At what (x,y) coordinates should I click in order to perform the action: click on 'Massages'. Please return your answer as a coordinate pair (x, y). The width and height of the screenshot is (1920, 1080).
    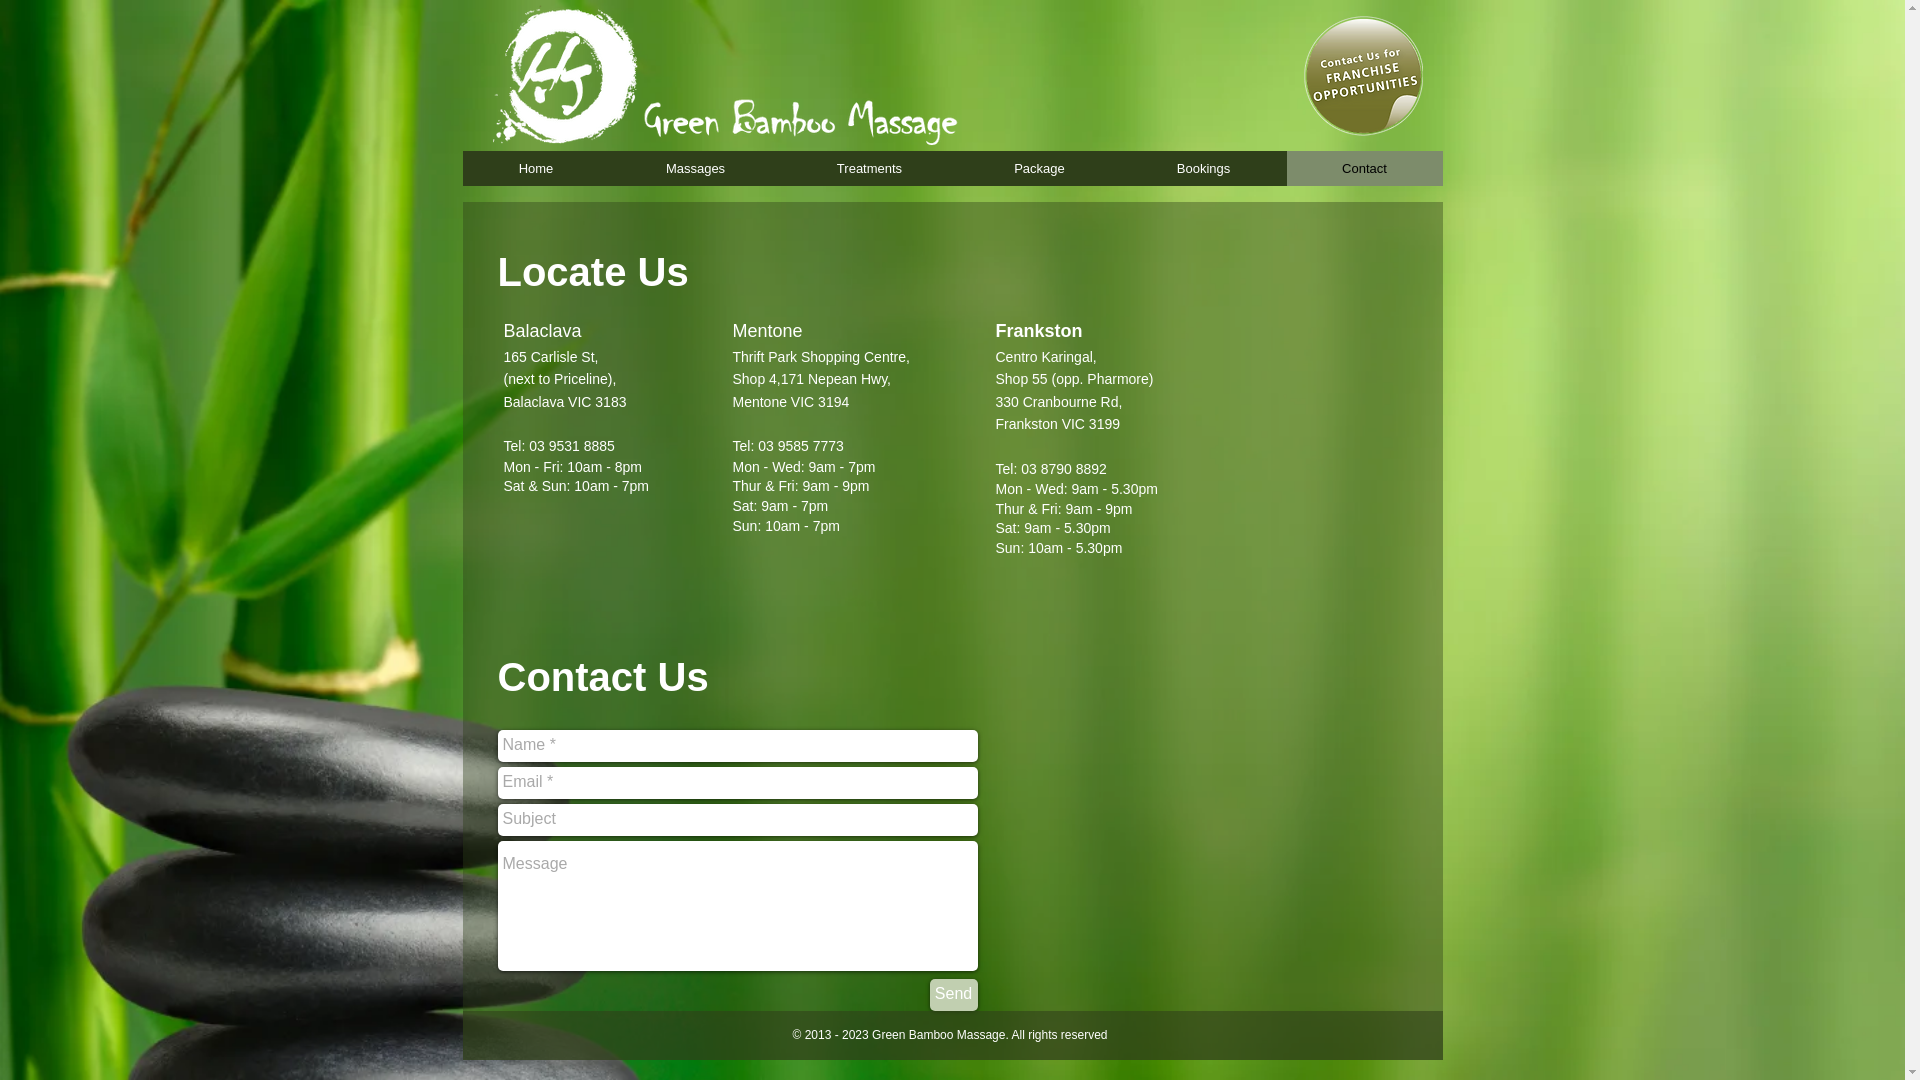
    Looking at the image, I should click on (695, 167).